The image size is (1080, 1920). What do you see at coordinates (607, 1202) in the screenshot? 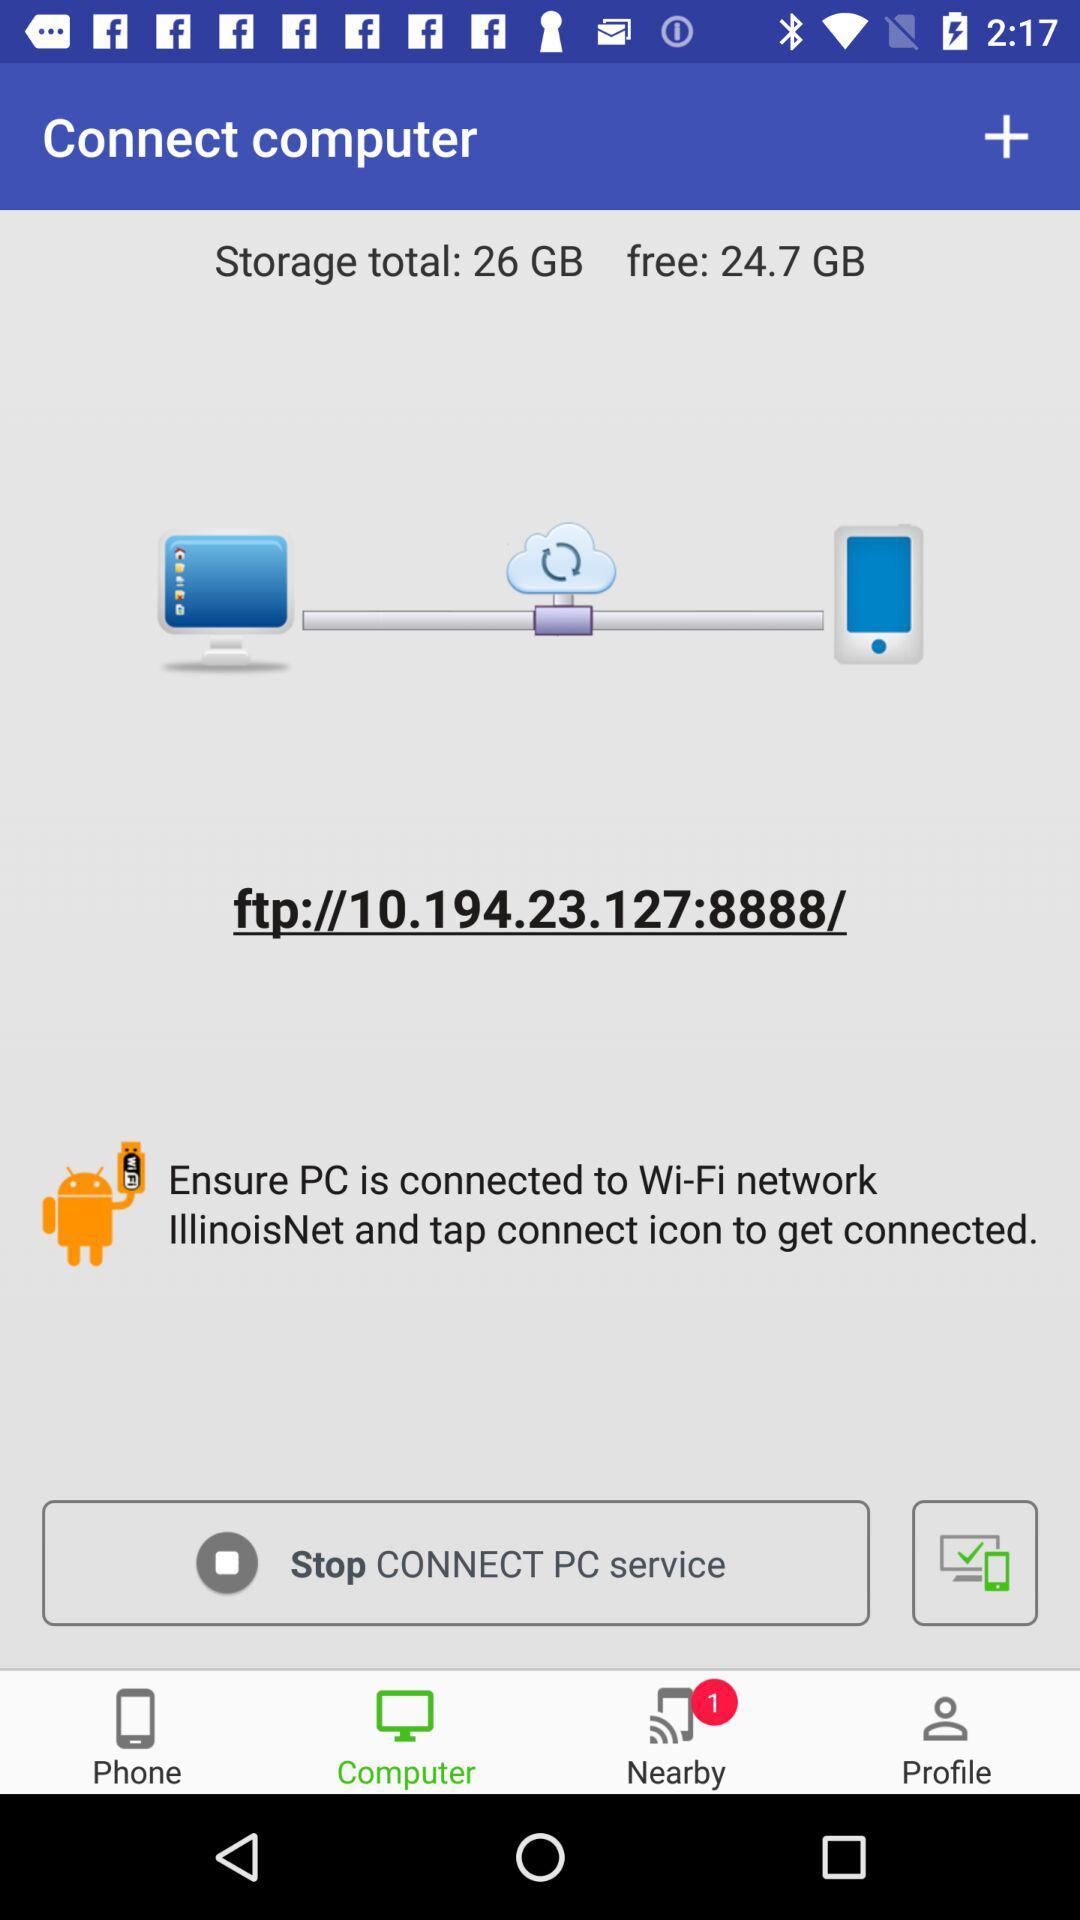
I see `ensure pc is` at bounding box center [607, 1202].